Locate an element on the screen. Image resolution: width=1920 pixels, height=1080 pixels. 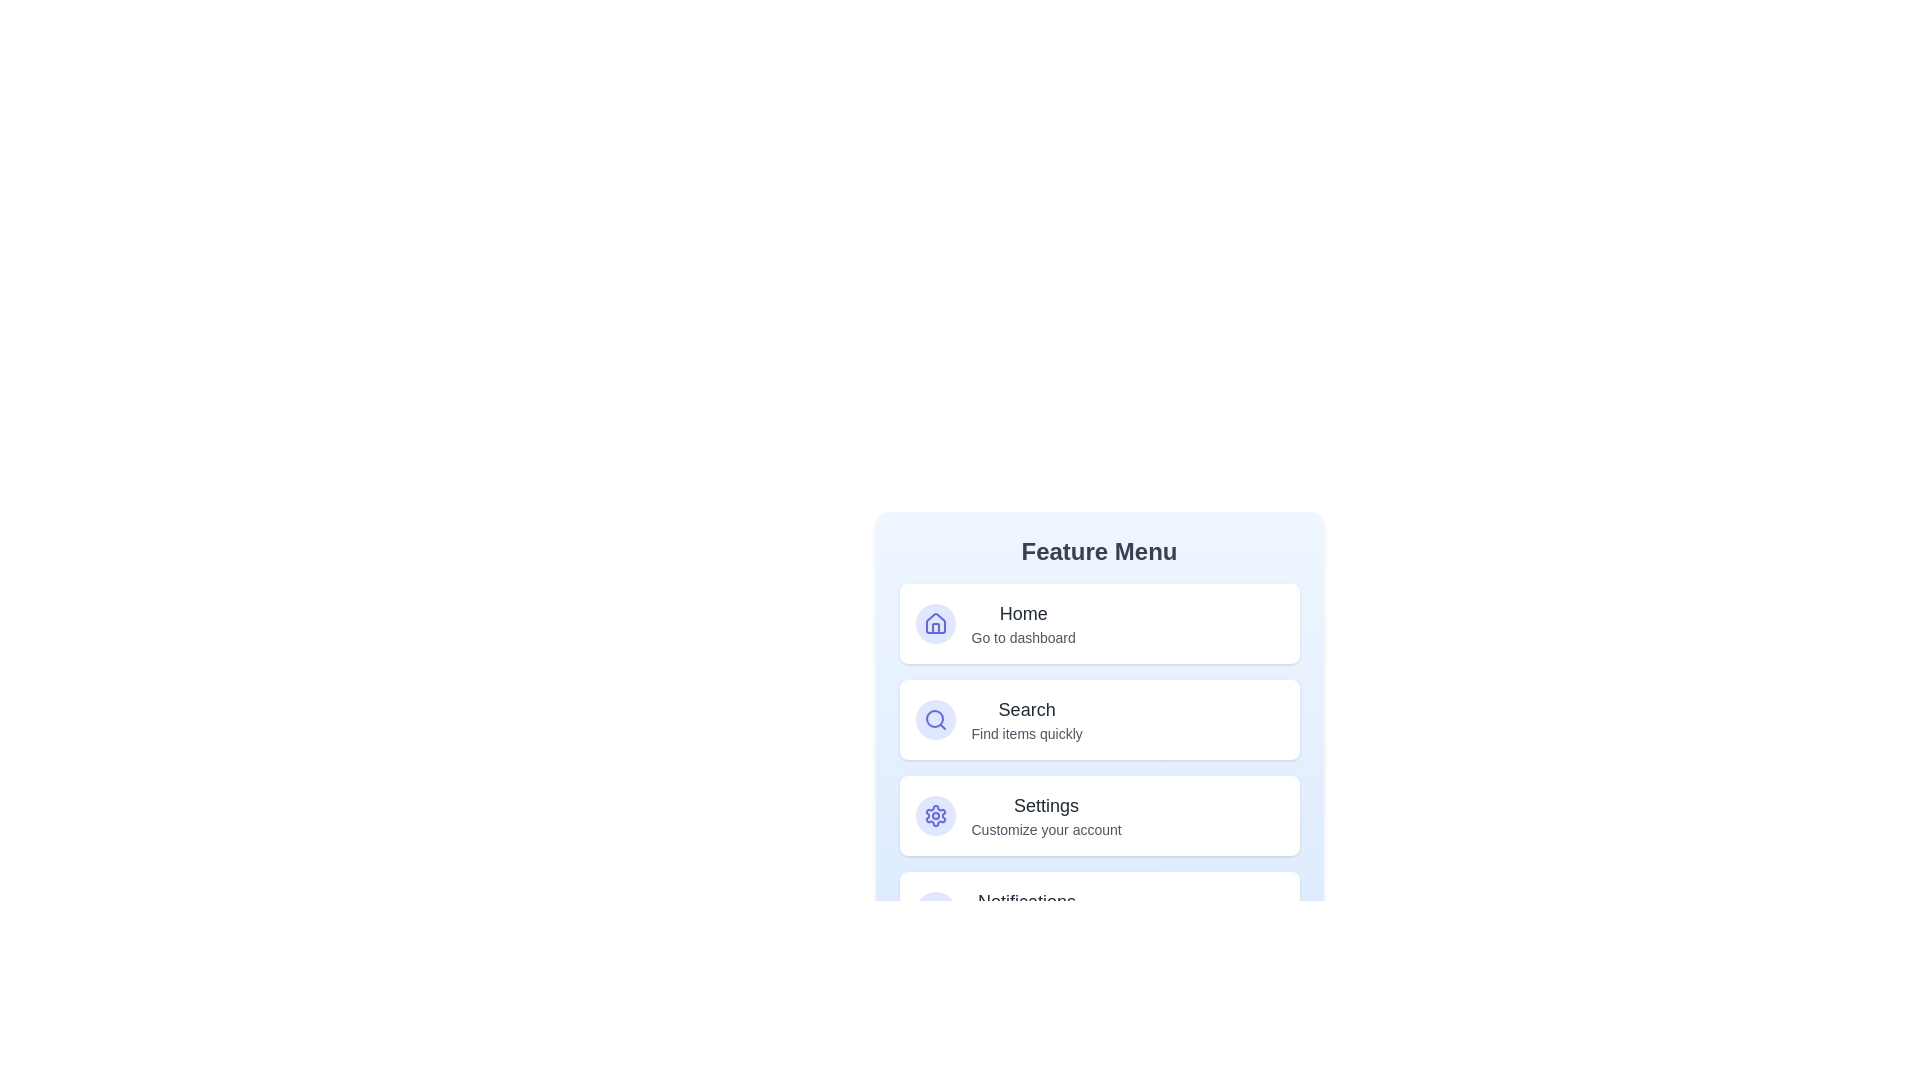
the option Home to see its hover effect is located at coordinates (1098, 623).